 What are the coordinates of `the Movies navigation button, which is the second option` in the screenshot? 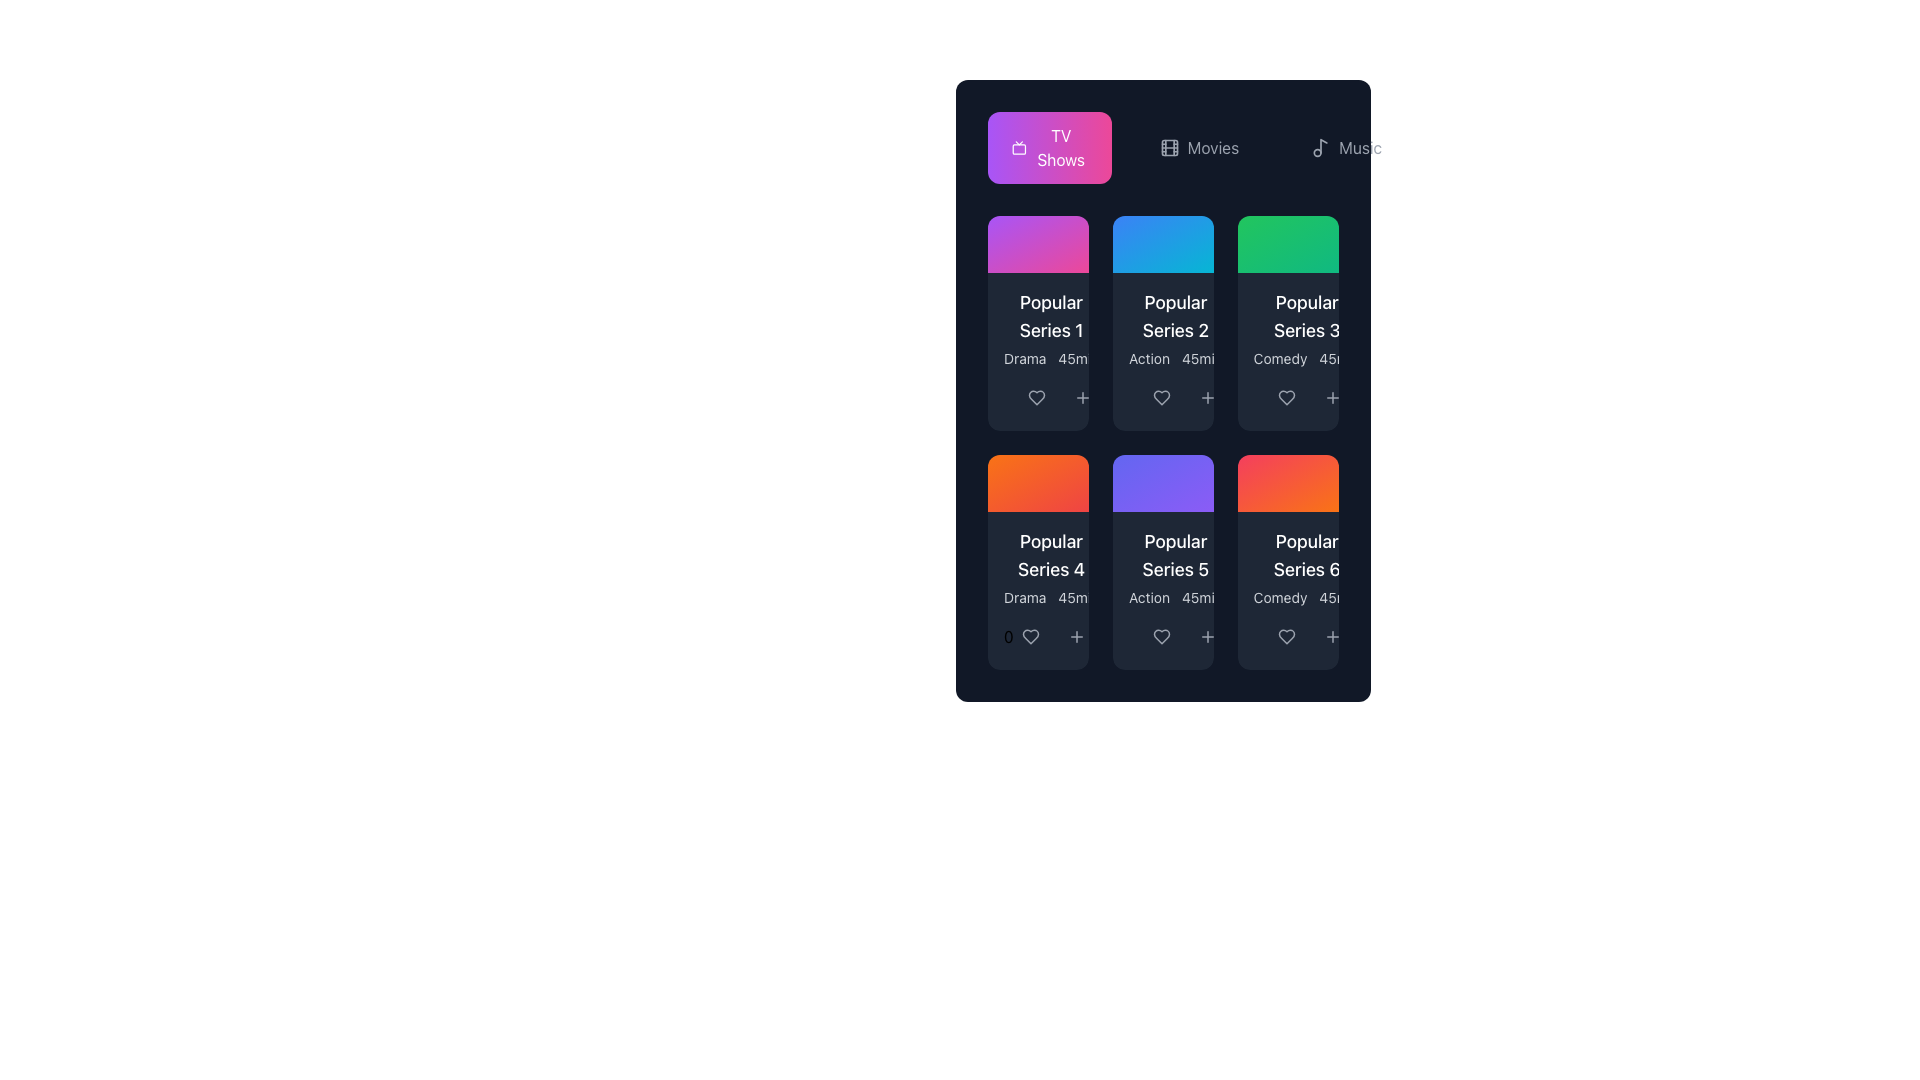 It's located at (1163, 146).